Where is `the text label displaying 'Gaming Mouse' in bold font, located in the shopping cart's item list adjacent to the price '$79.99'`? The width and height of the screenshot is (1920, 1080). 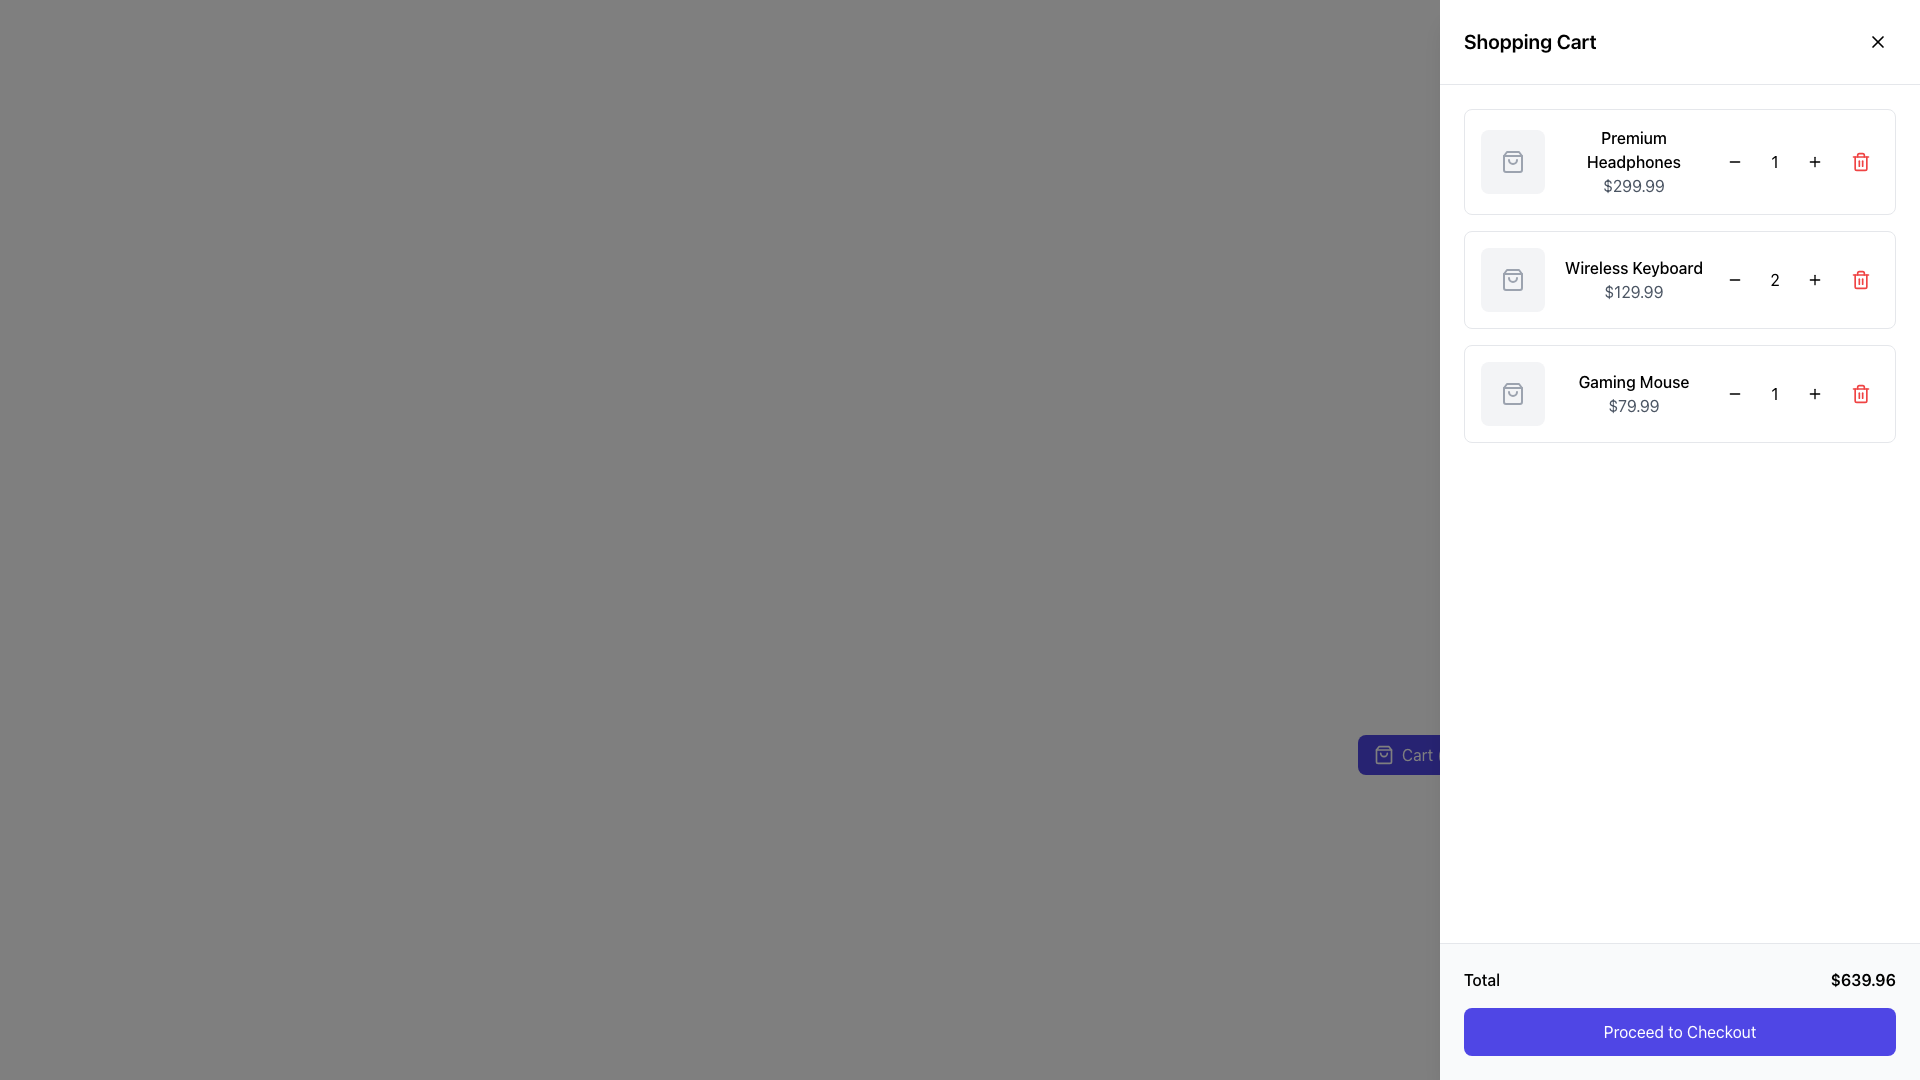
the text label displaying 'Gaming Mouse' in bold font, located in the shopping cart's item list adjacent to the price '$79.99' is located at coordinates (1633, 381).